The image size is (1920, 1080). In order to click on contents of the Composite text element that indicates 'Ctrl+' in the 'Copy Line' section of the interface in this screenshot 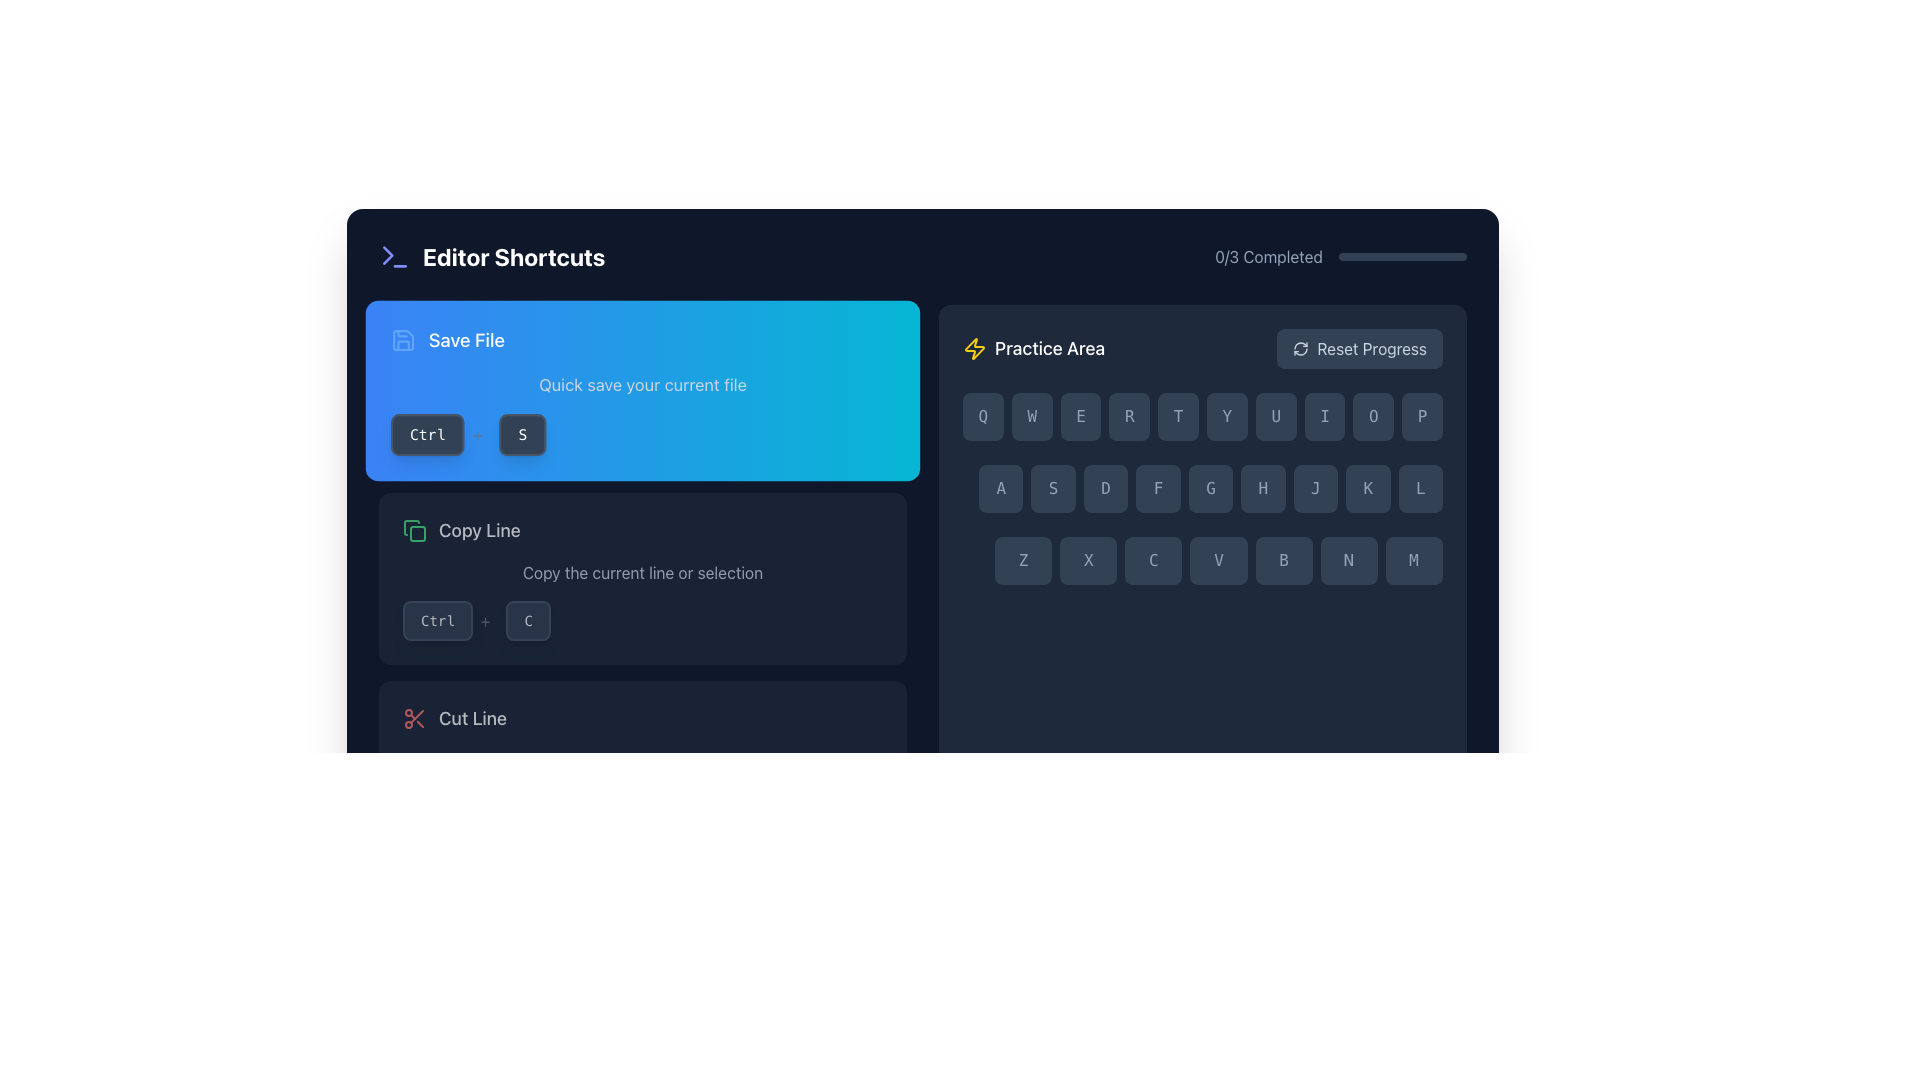, I will do `click(449, 620)`.